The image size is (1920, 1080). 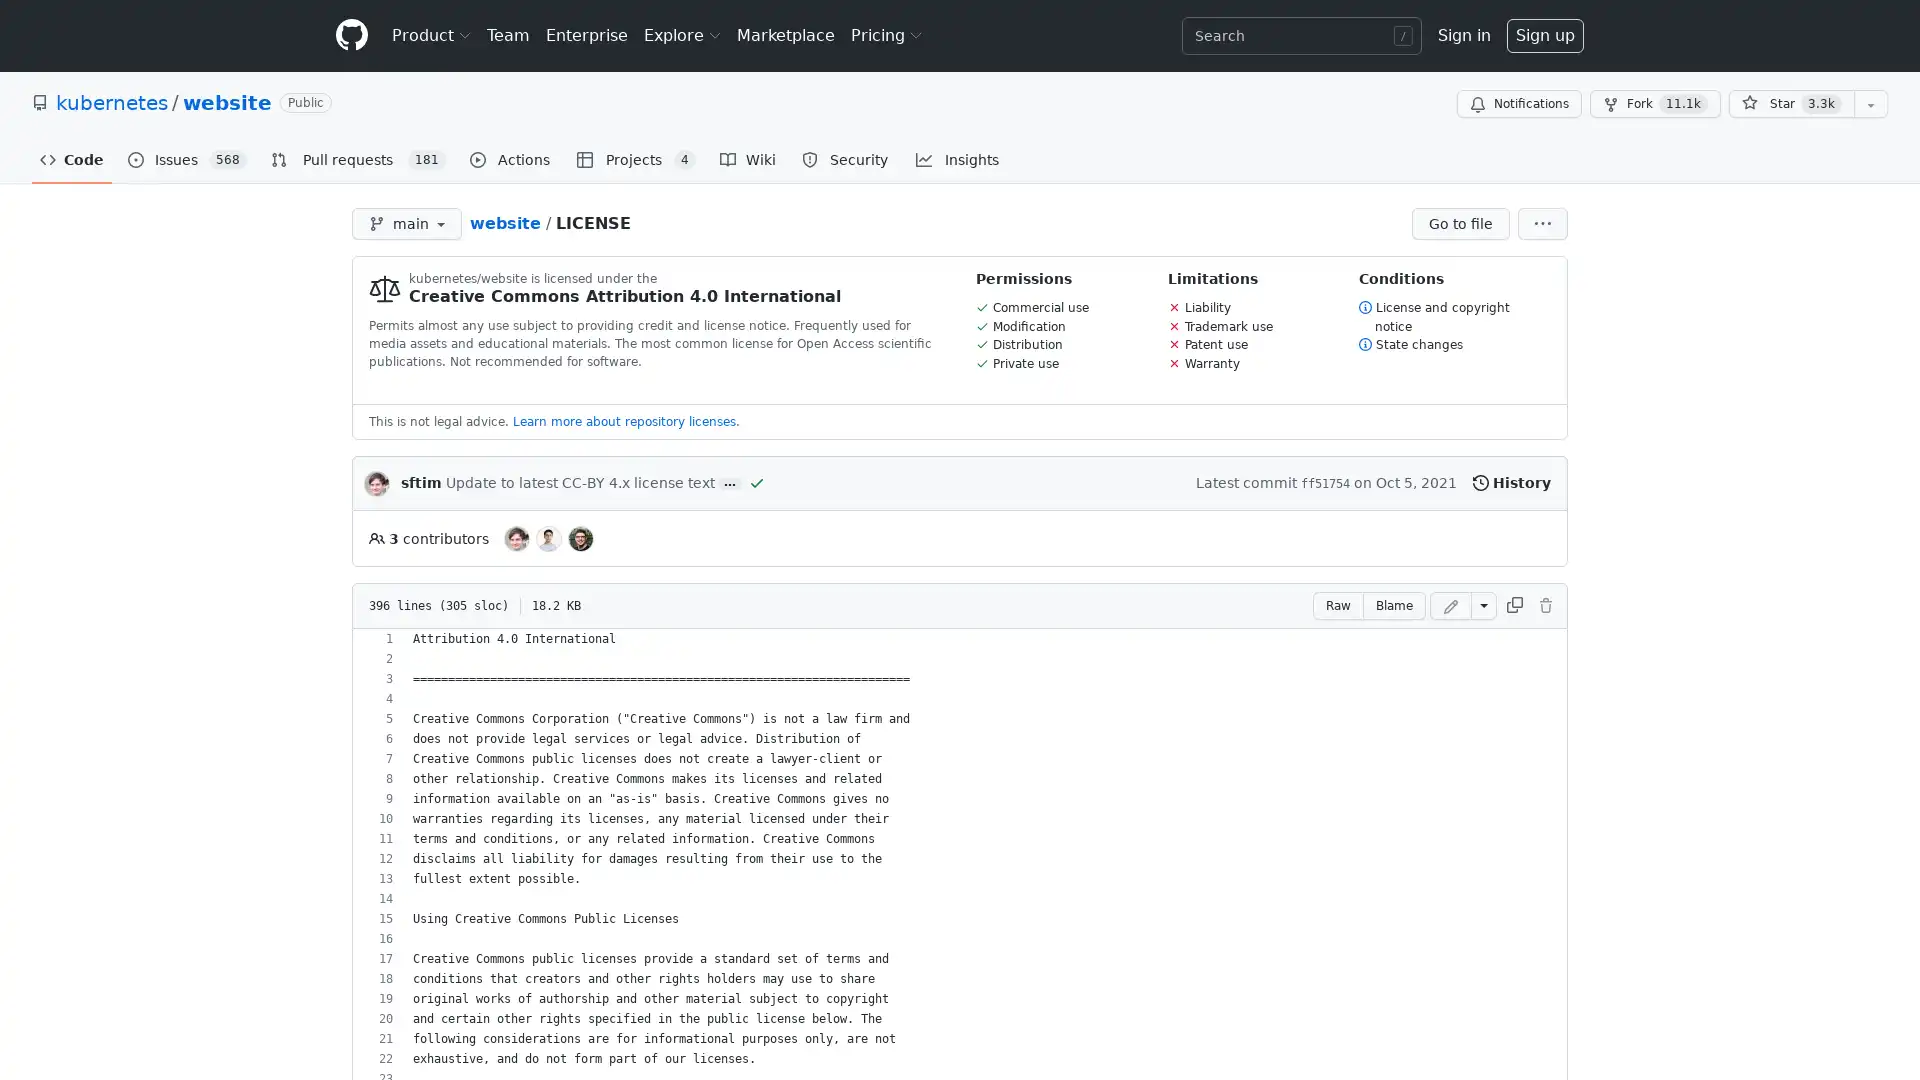 What do you see at coordinates (427, 537) in the screenshot?
I see `3 contributors` at bounding box center [427, 537].